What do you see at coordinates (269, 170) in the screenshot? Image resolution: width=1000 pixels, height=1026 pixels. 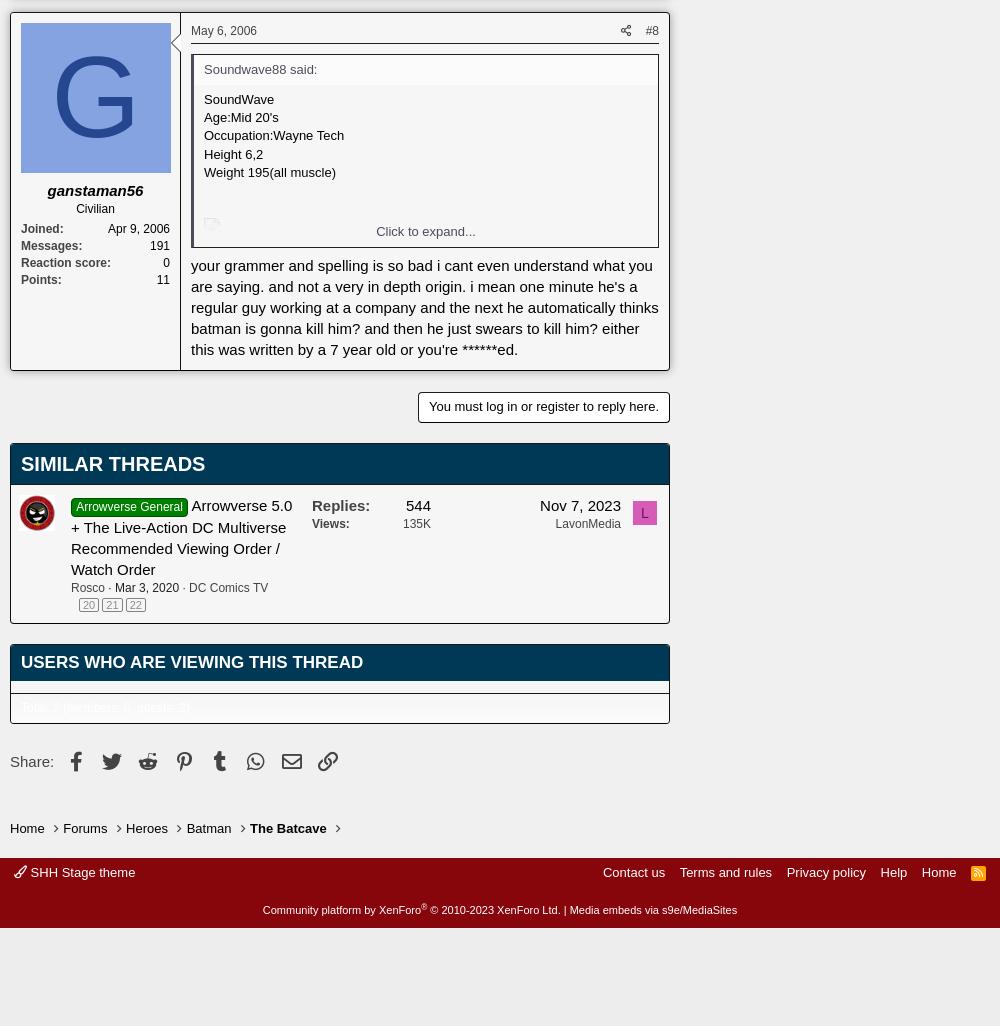 I see `'Weight 195(all muscle)'` at bounding box center [269, 170].